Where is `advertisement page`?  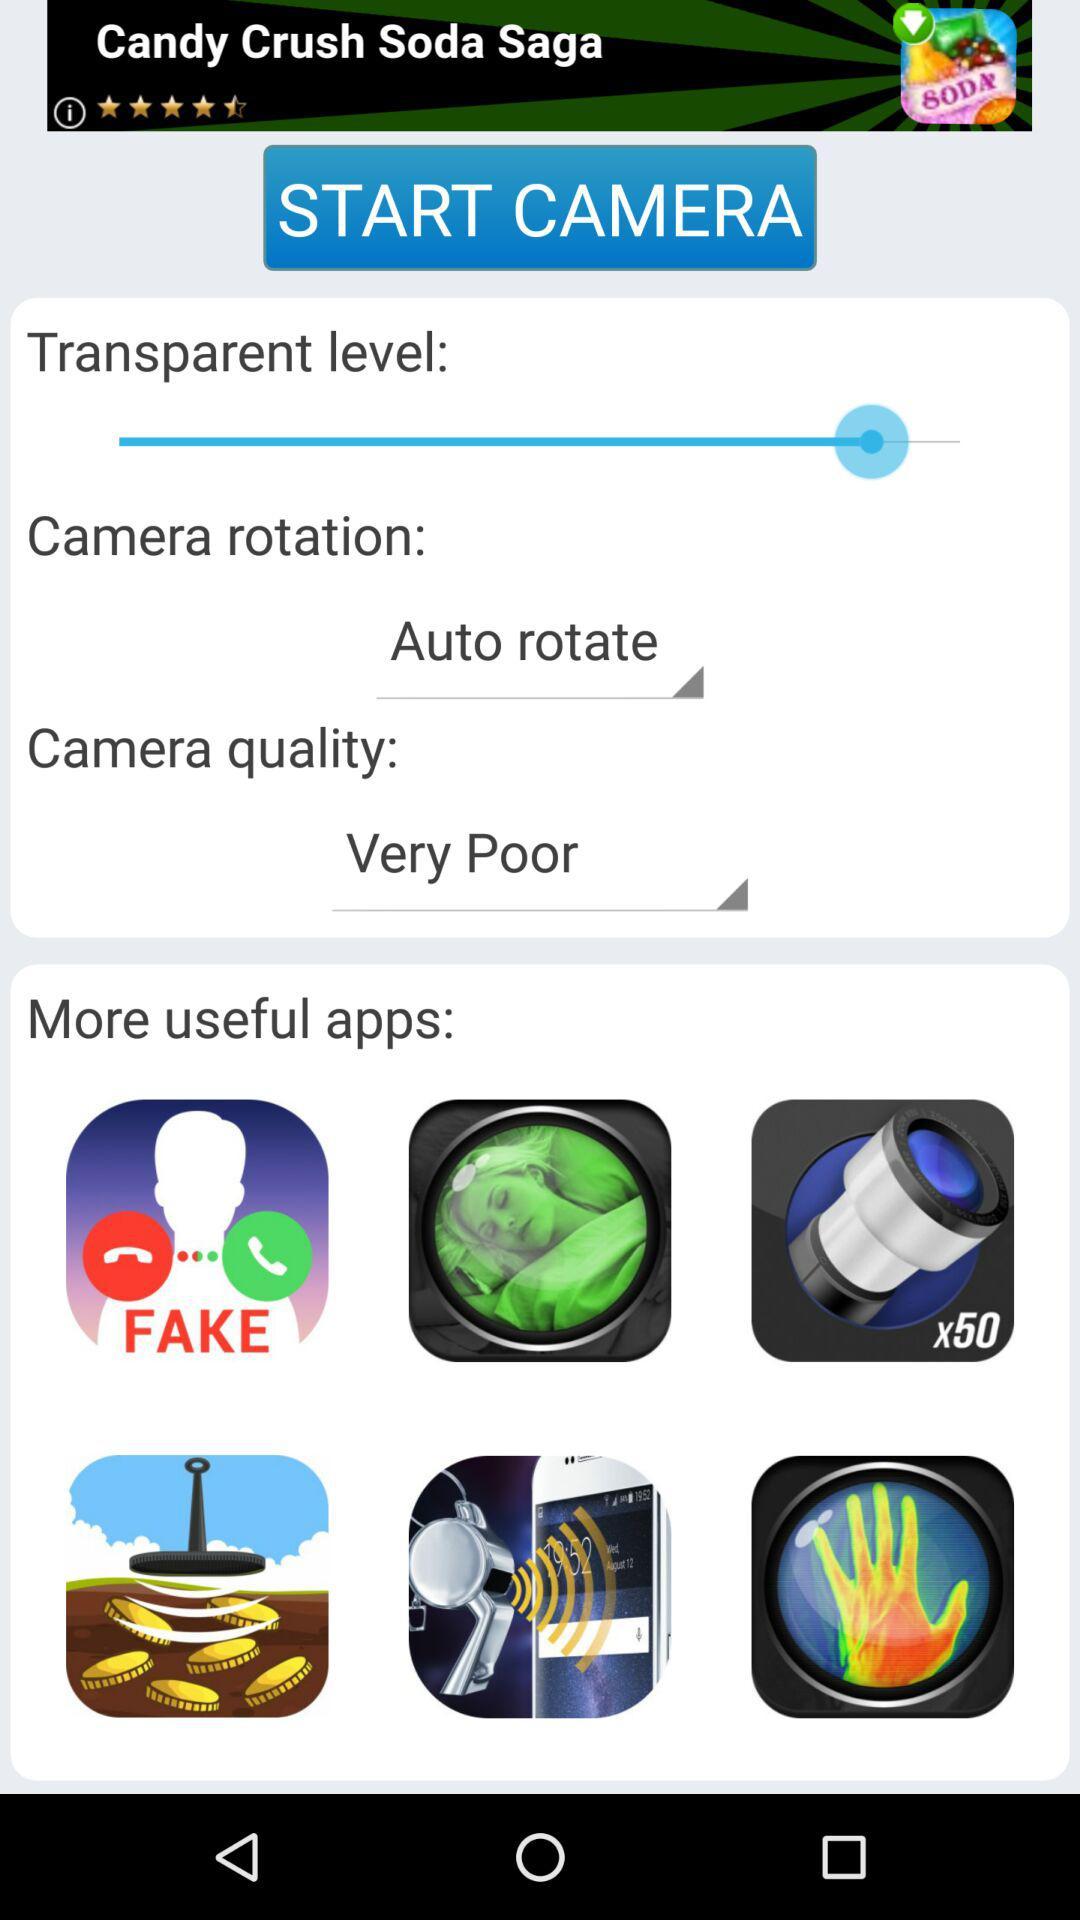
advertisement page is located at coordinates (881, 1229).